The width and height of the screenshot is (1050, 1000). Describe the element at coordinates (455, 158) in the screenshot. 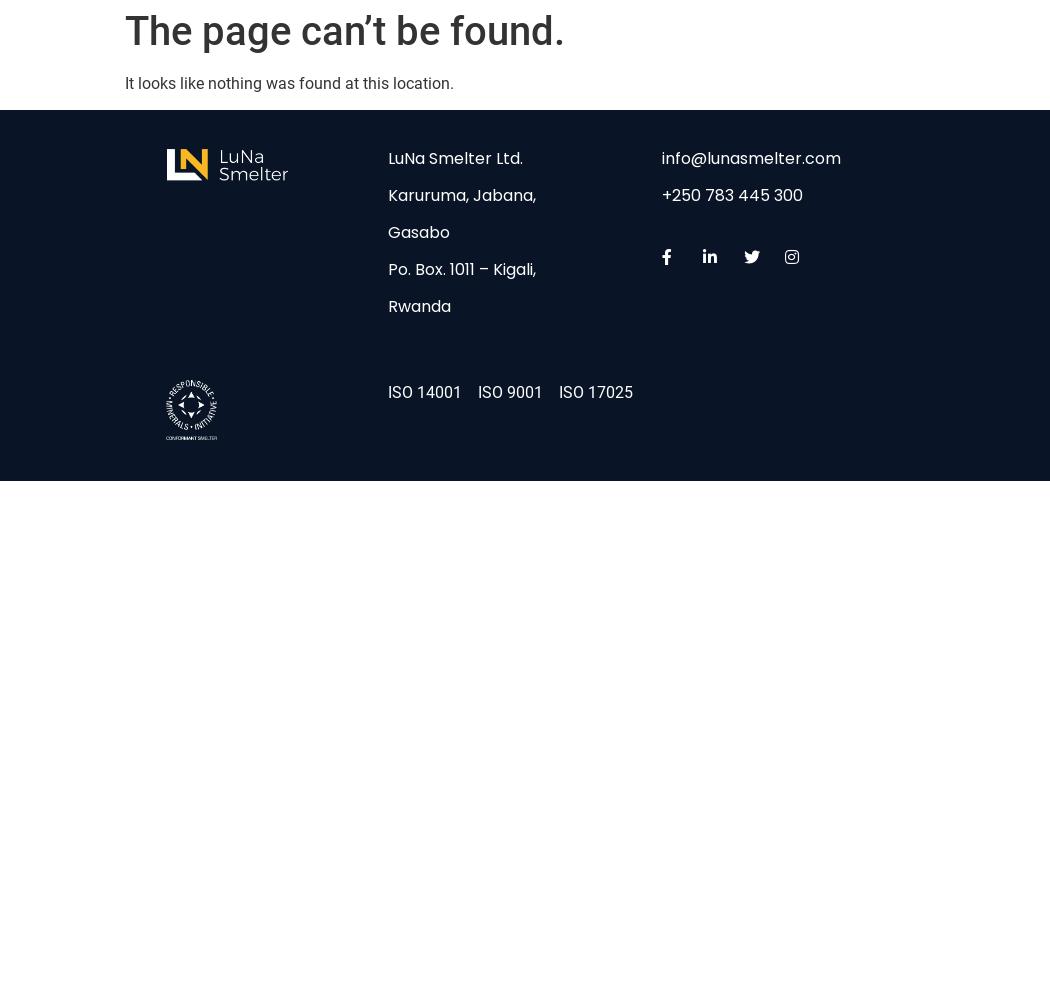

I see `'LuNa Smelter Ltd.'` at that location.